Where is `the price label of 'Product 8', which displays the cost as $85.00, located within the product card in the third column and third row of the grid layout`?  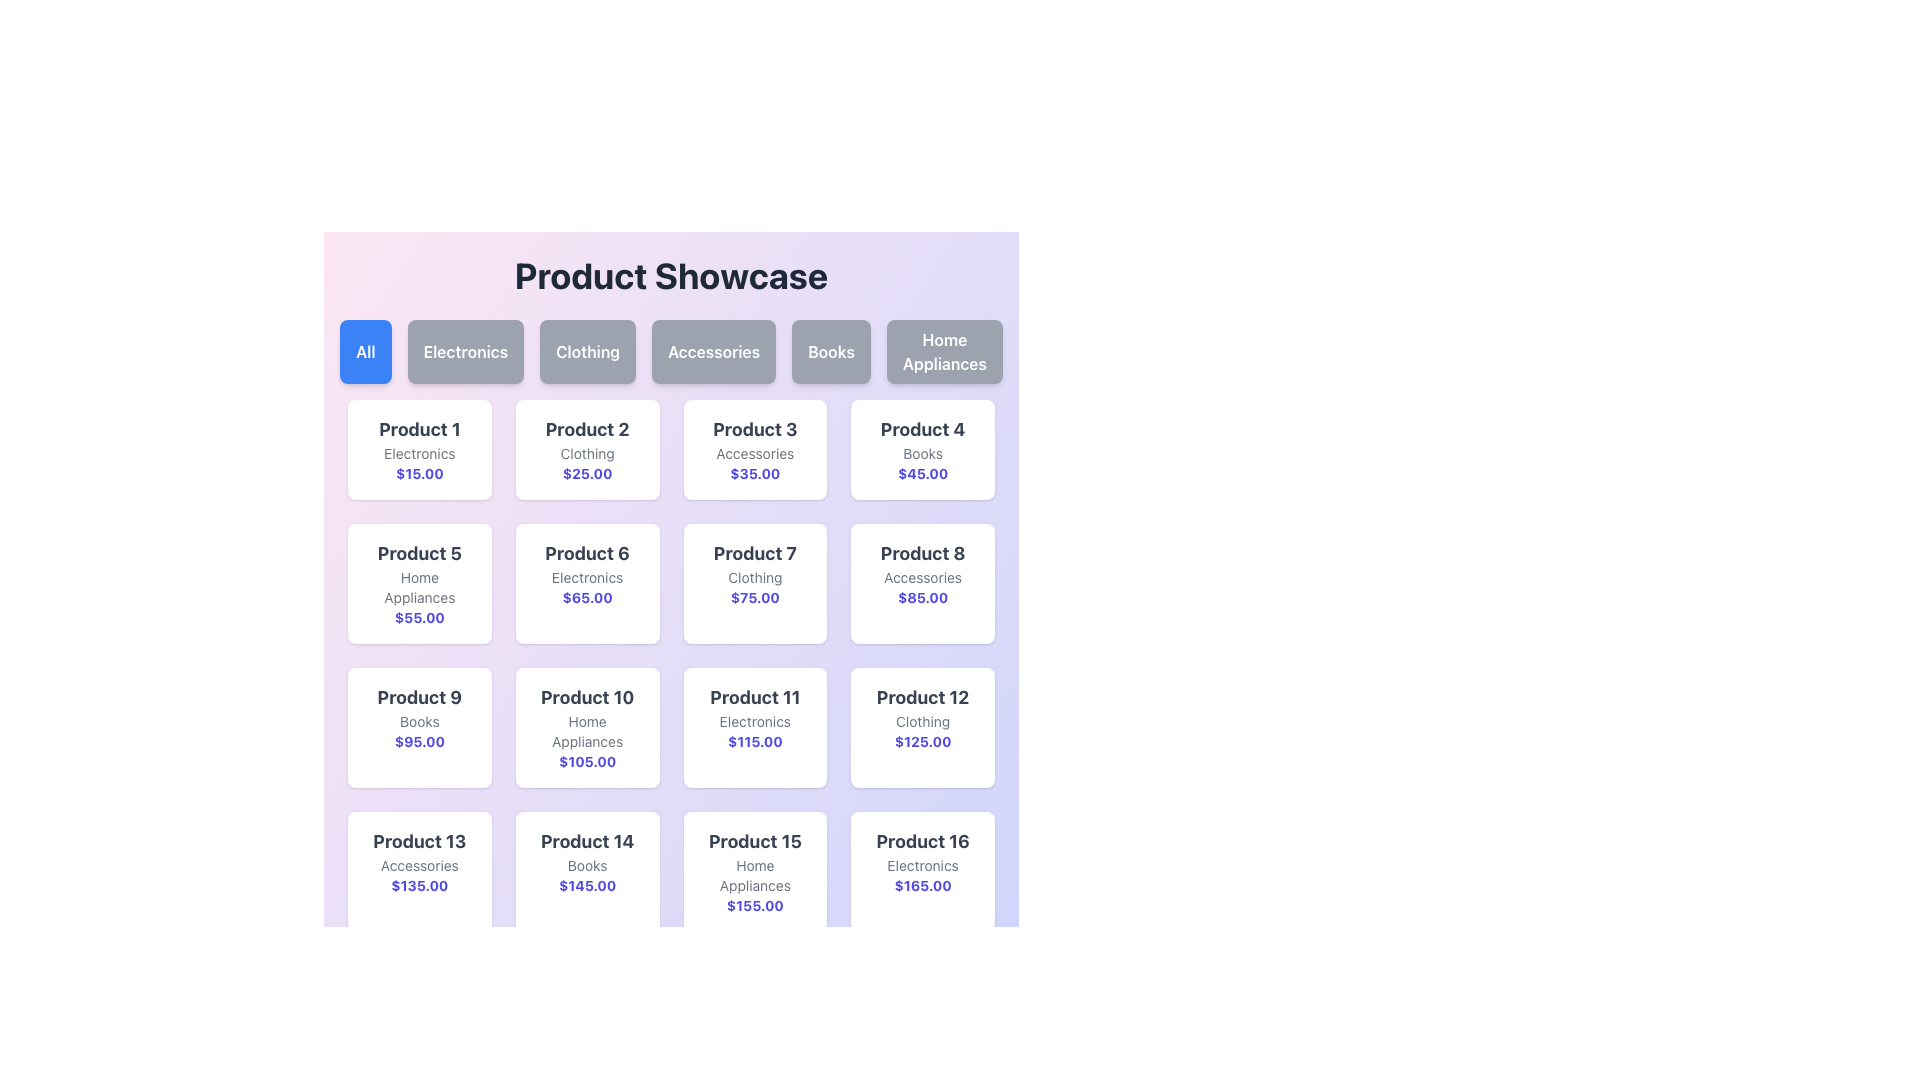
the price label of 'Product 8', which displays the cost as $85.00, located within the product card in the third column and third row of the grid layout is located at coordinates (922, 596).